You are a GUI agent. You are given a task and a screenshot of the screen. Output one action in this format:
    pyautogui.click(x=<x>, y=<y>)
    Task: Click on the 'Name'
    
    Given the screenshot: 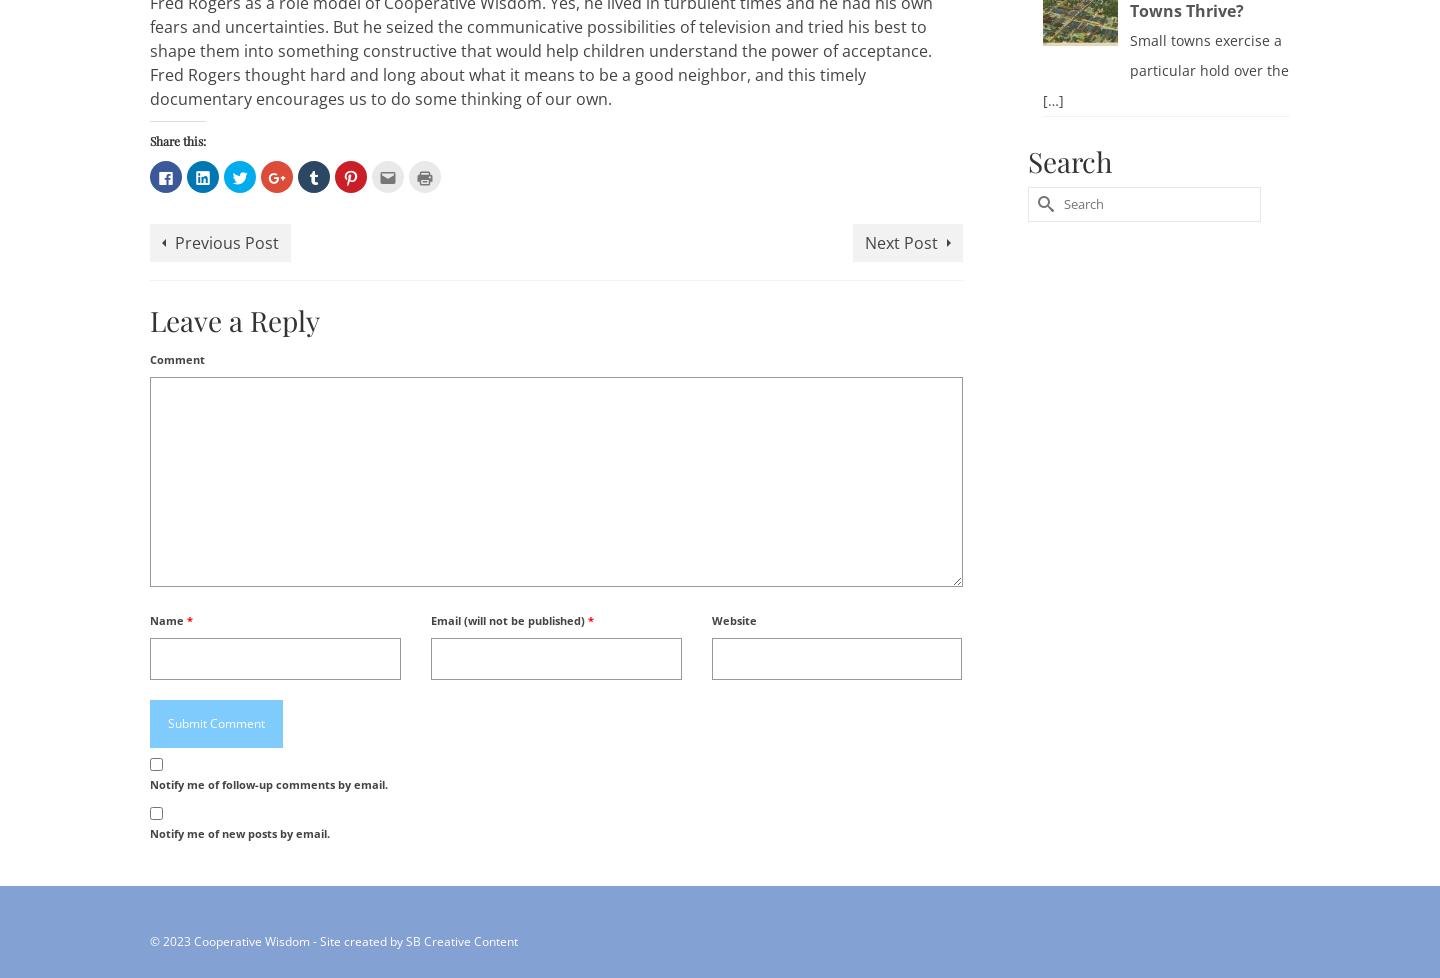 What is the action you would take?
    pyautogui.click(x=167, y=619)
    